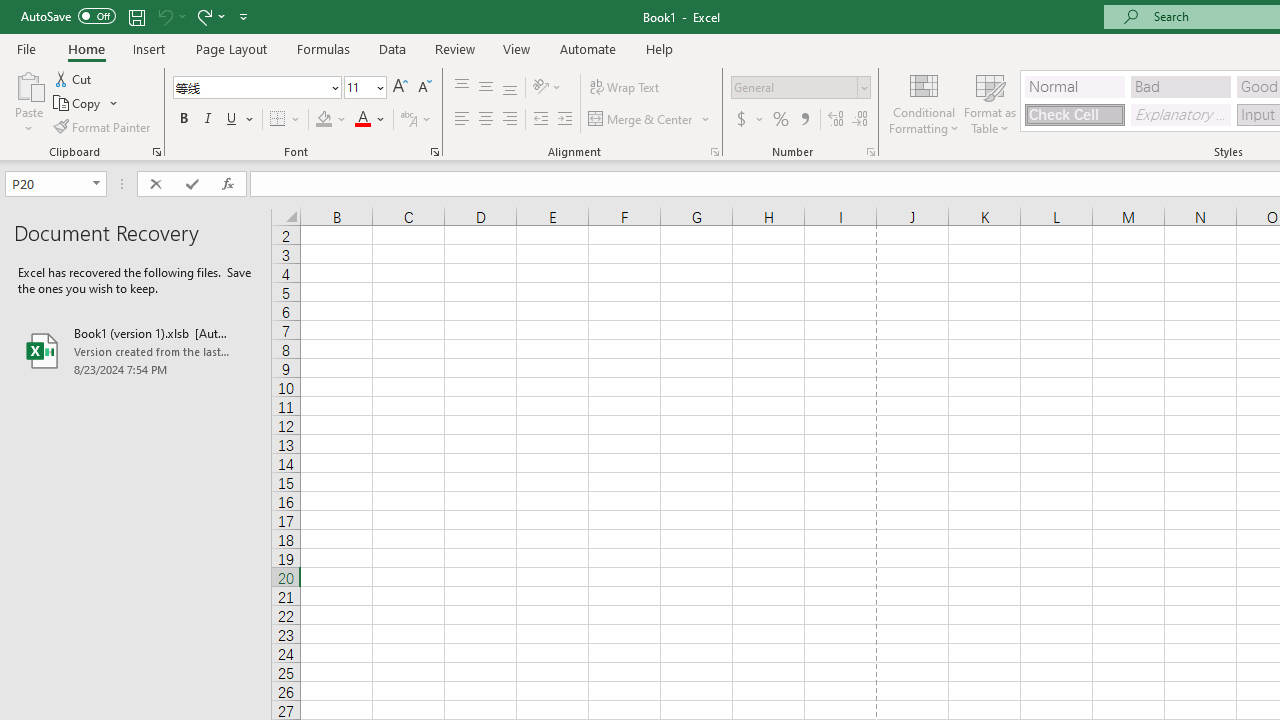  What do you see at coordinates (285, 119) in the screenshot?
I see `'Borders'` at bounding box center [285, 119].